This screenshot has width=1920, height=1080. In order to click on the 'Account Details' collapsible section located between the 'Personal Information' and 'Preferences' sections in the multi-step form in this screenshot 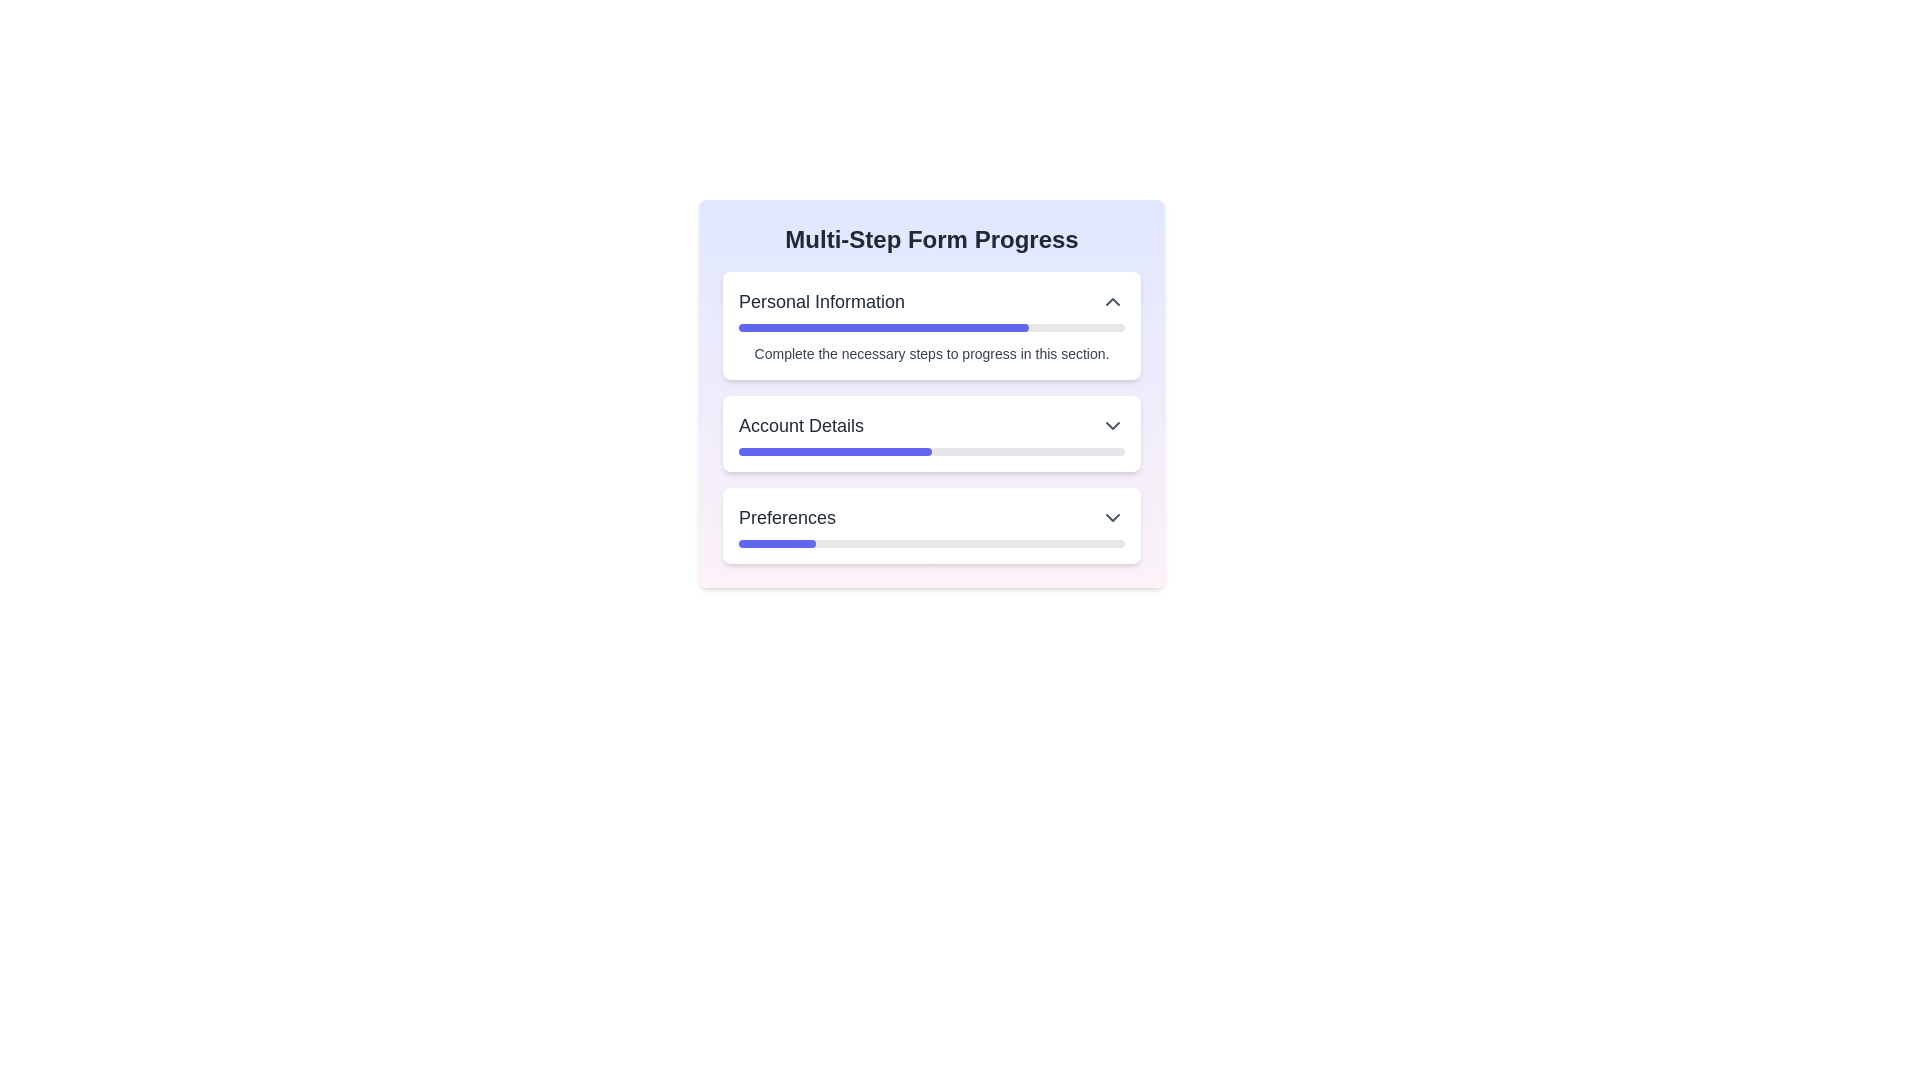, I will do `click(930, 416)`.